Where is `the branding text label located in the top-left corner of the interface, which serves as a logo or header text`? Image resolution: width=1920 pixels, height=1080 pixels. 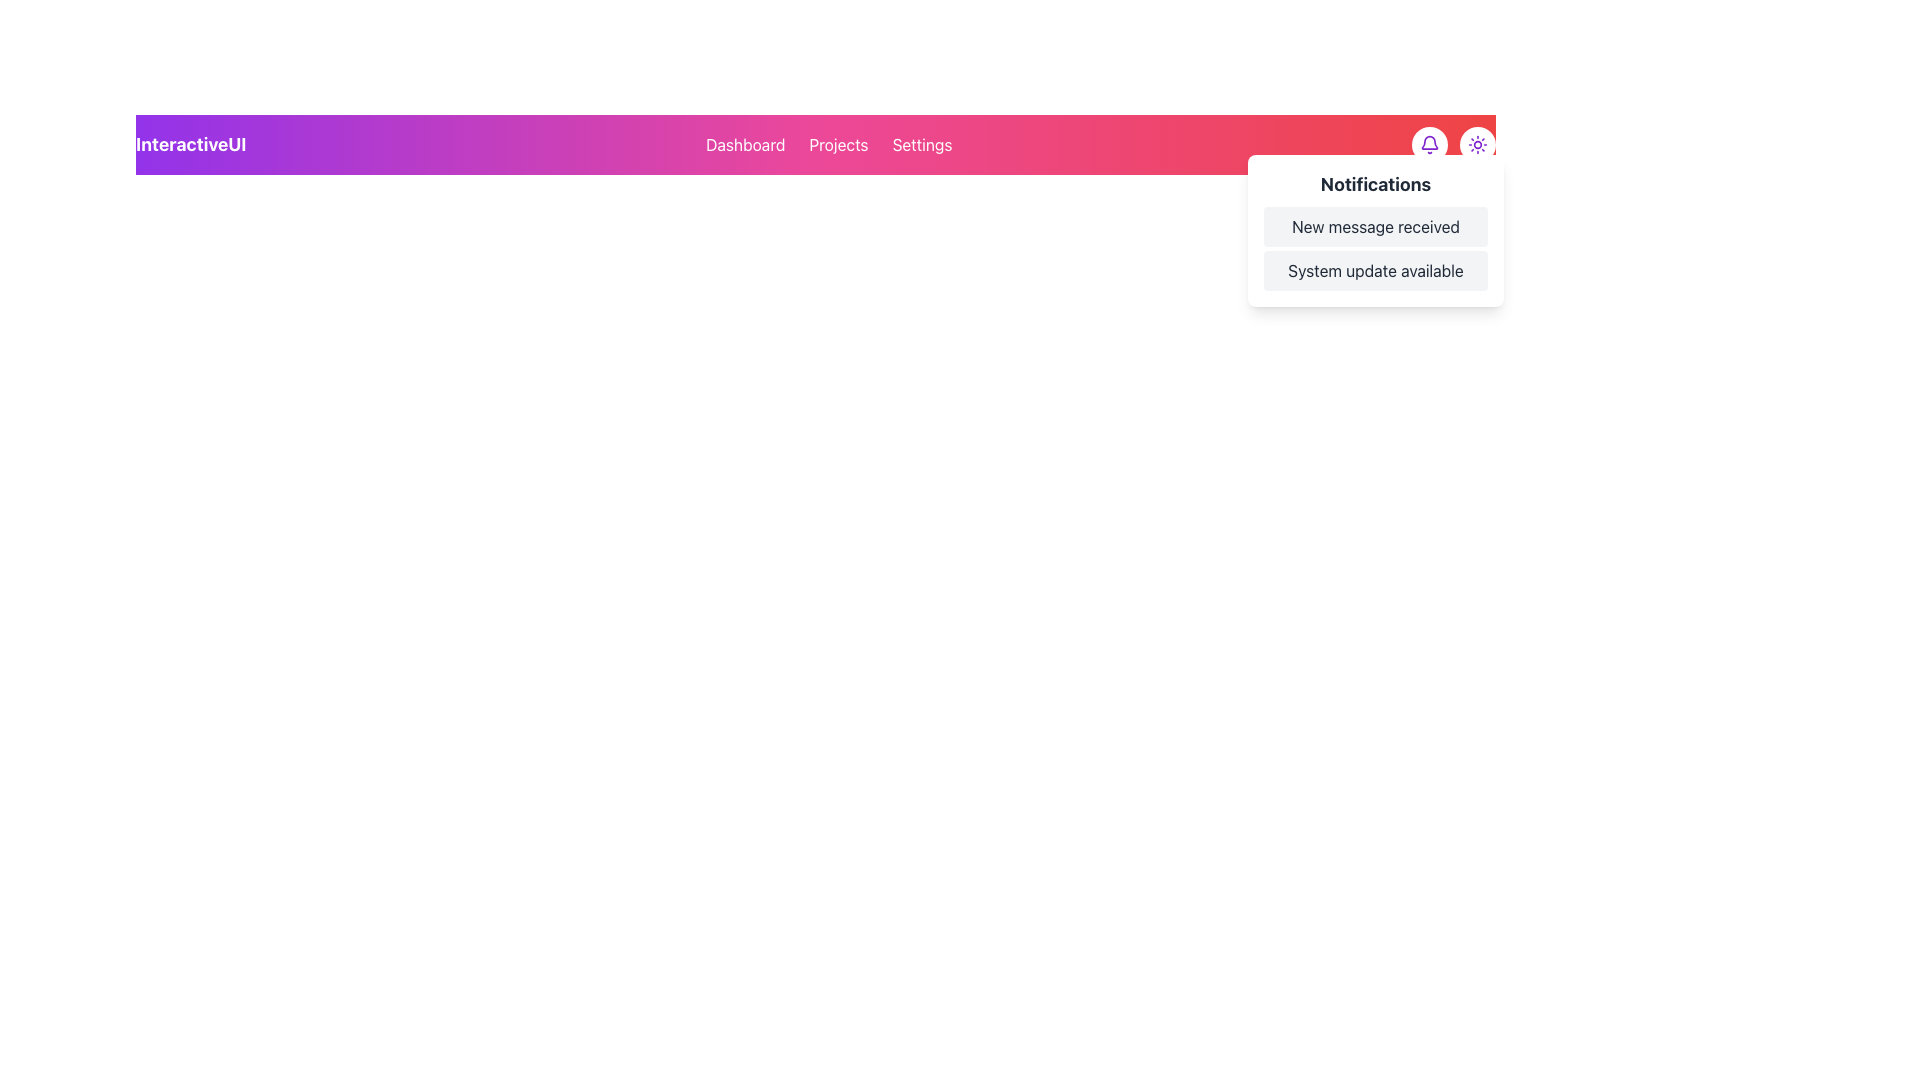
the branding text label located in the top-left corner of the interface, which serves as a logo or header text is located at coordinates (191, 144).